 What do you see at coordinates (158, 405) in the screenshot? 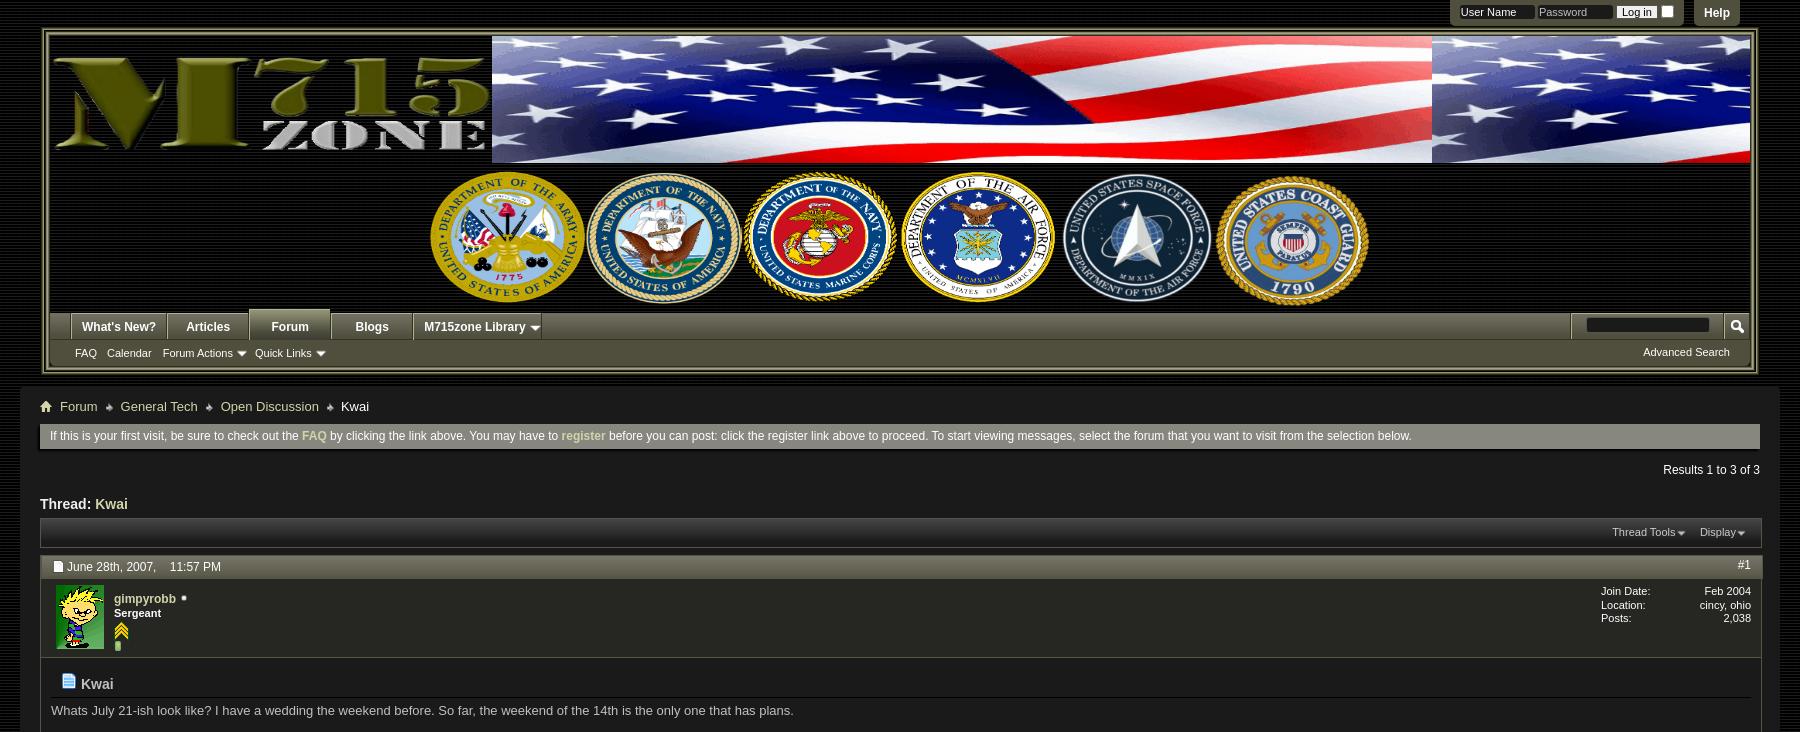
I see `'General Tech'` at bounding box center [158, 405].